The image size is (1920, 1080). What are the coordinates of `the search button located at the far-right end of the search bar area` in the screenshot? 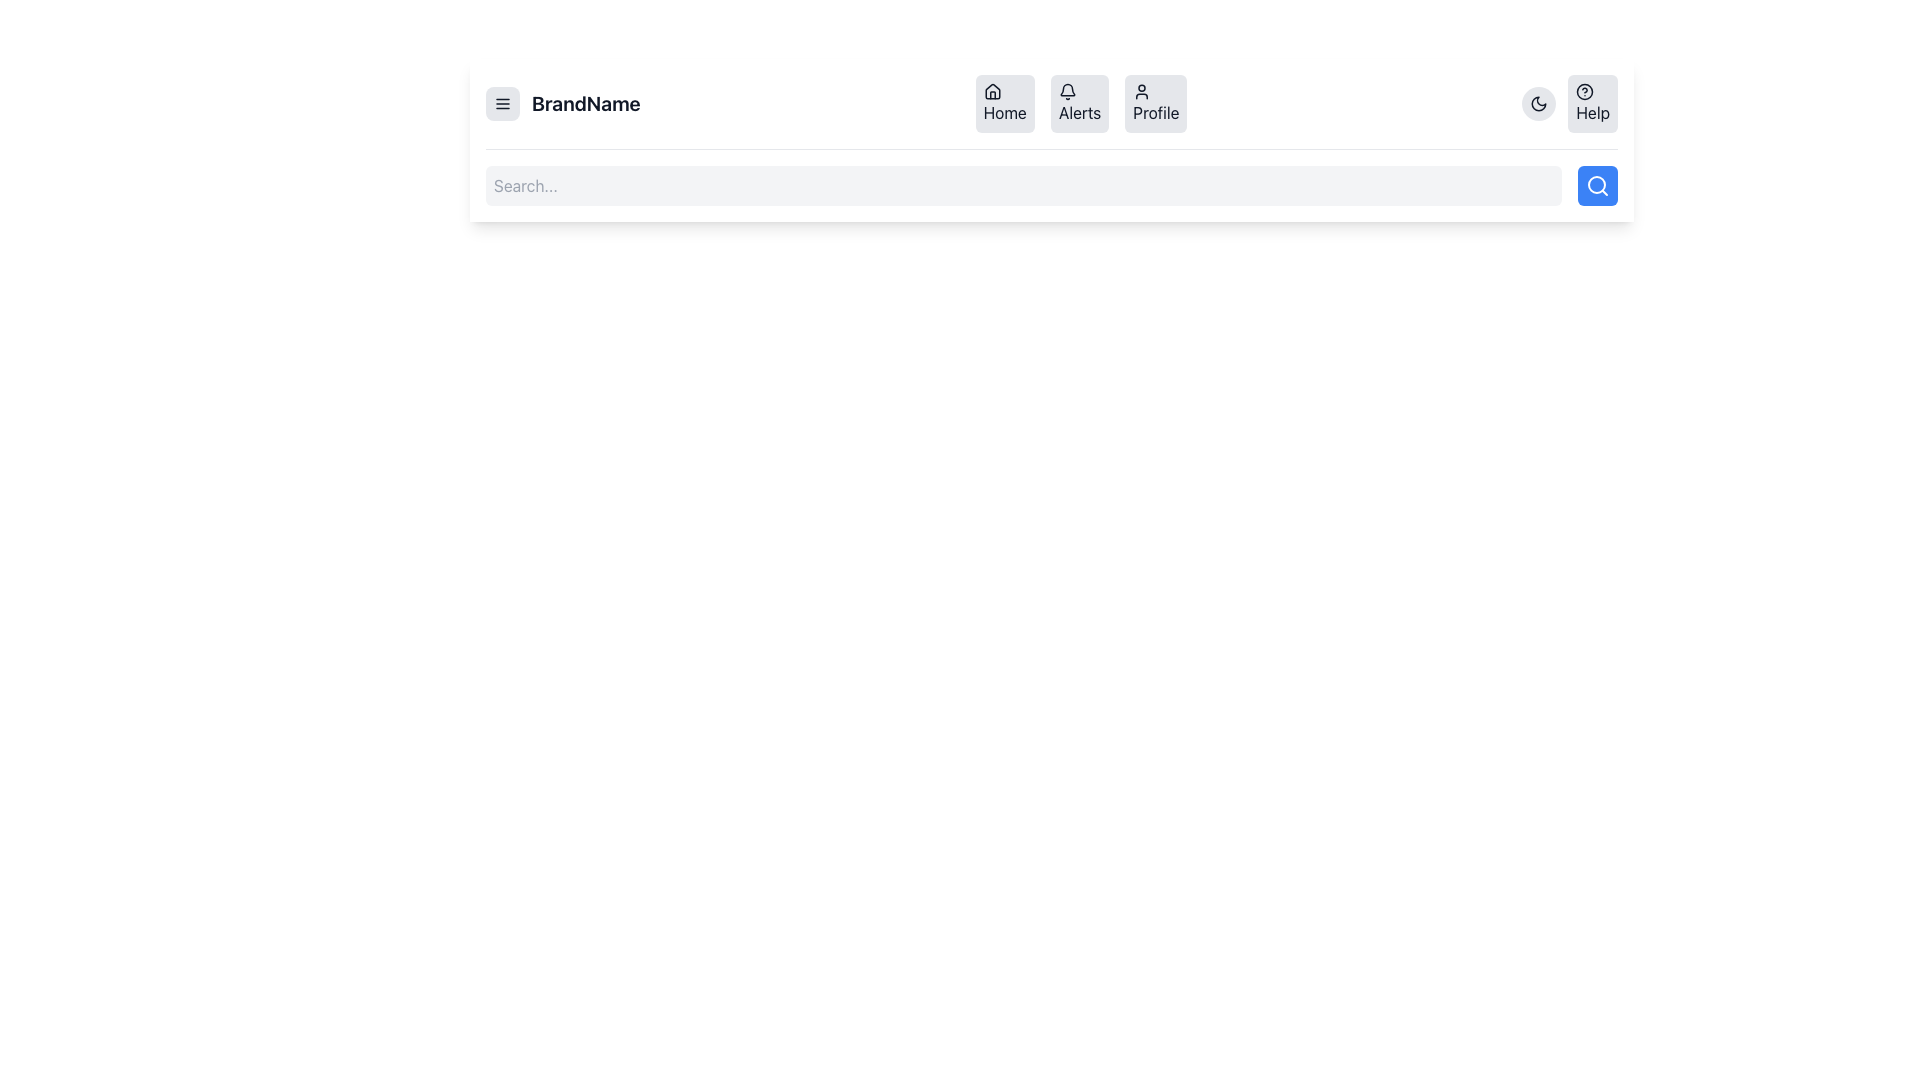 It's located at (1597, 185).